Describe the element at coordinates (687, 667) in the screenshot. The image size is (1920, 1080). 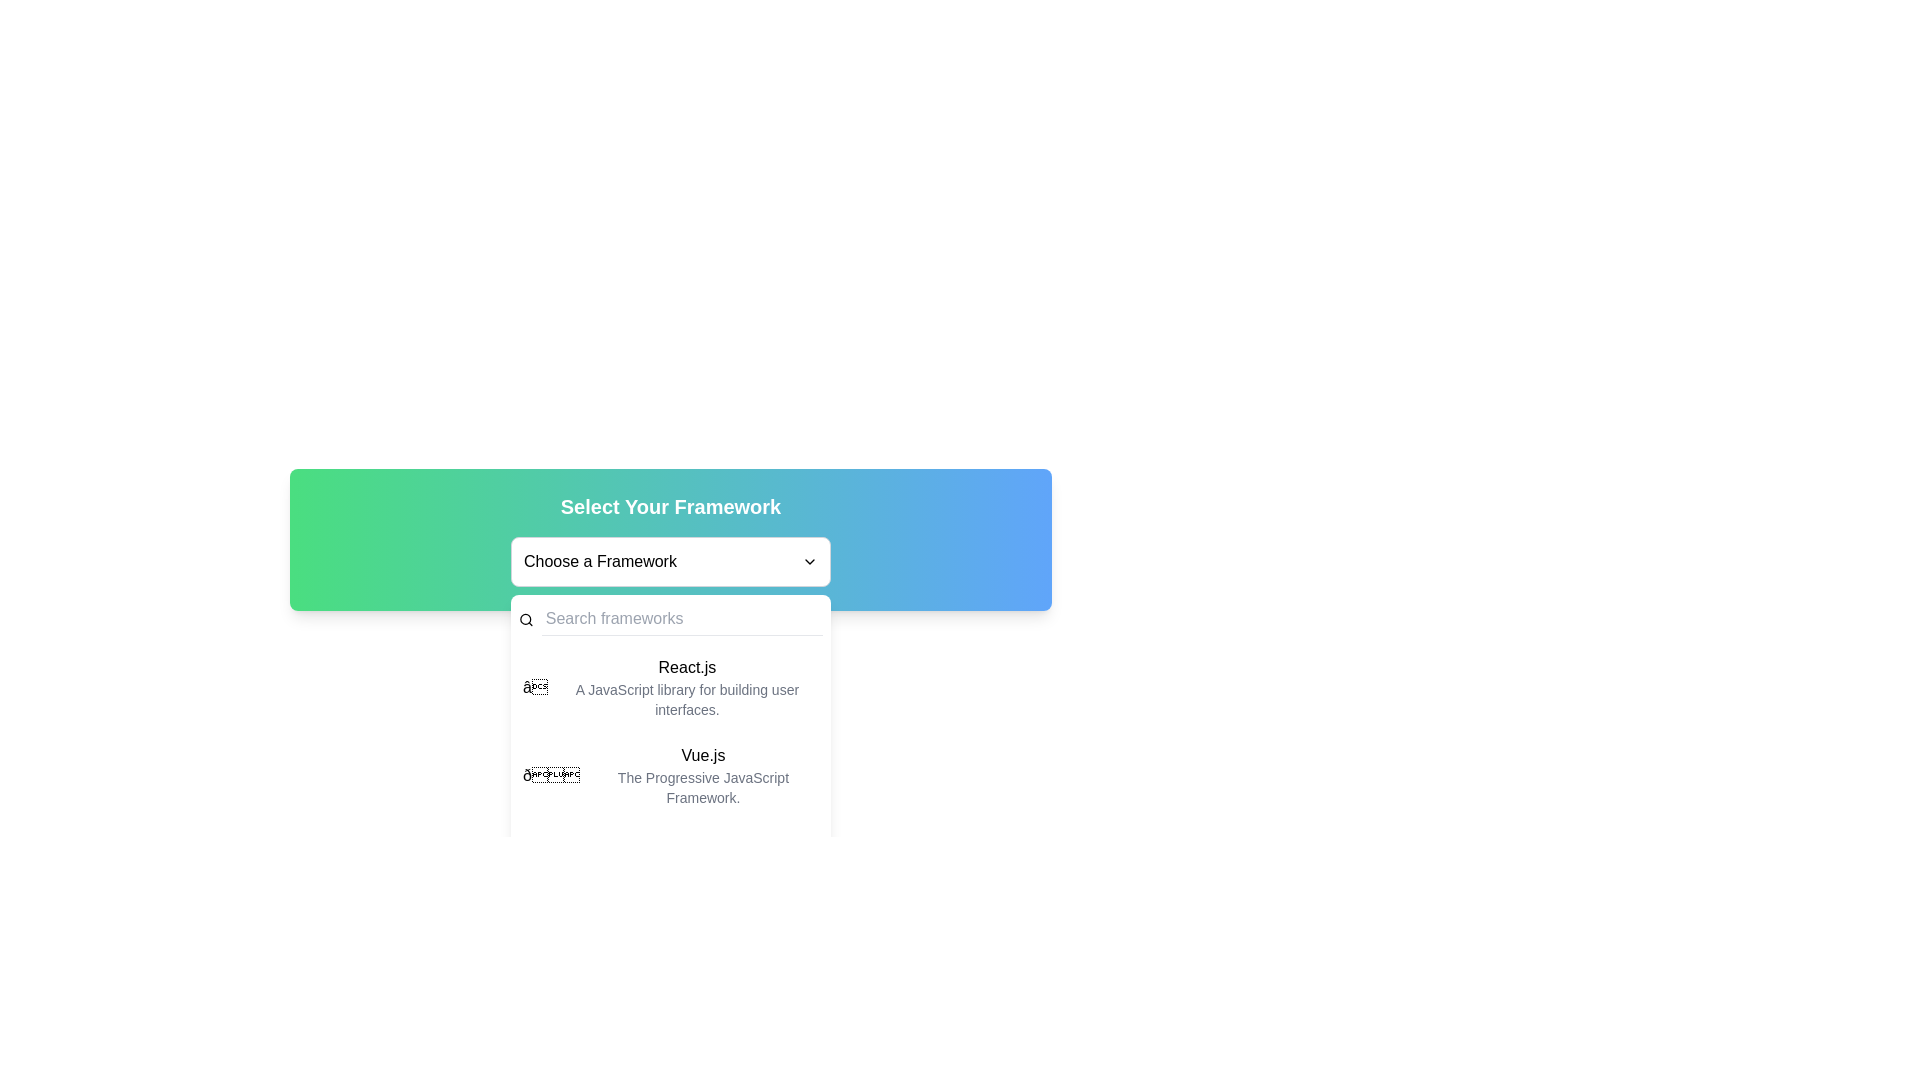
I see `the 'React.js' title text, which is styled with a medium font weight and displayed prominently as a header within a dropdown list` at that location.